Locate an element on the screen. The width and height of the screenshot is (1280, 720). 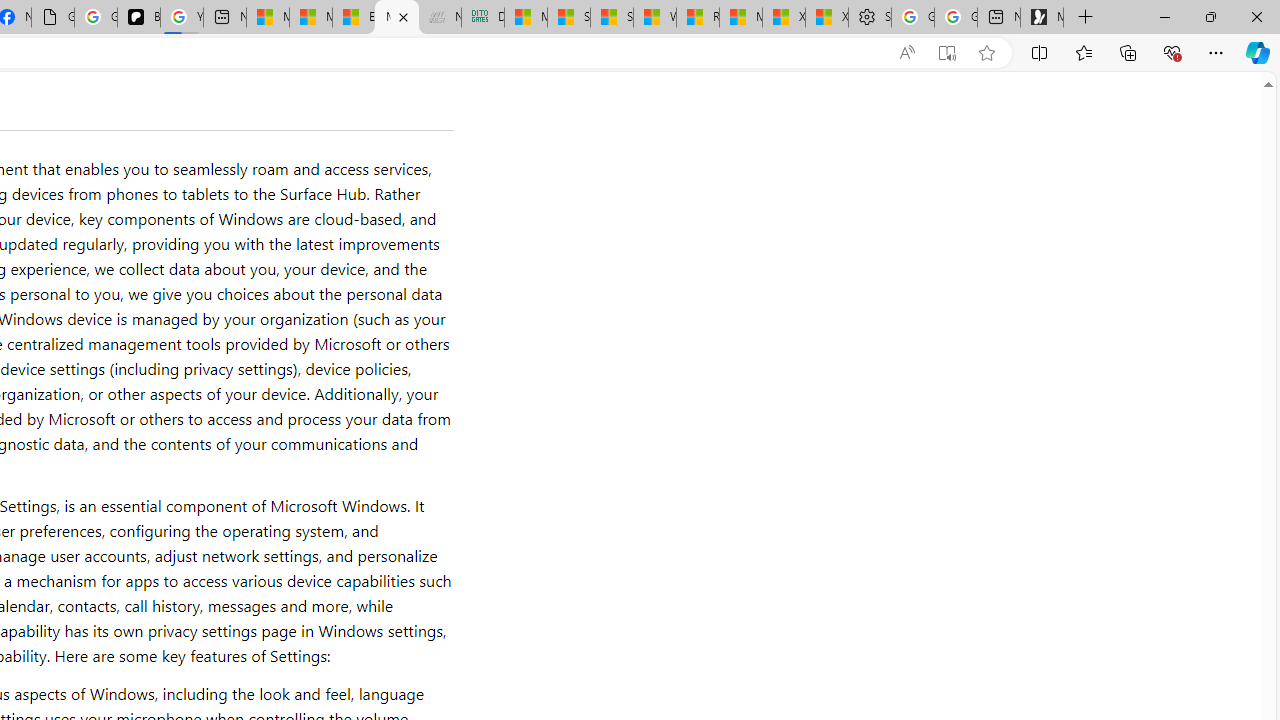
'Enter Immersive Reader (F9)' is located at coordinates (945, 52).